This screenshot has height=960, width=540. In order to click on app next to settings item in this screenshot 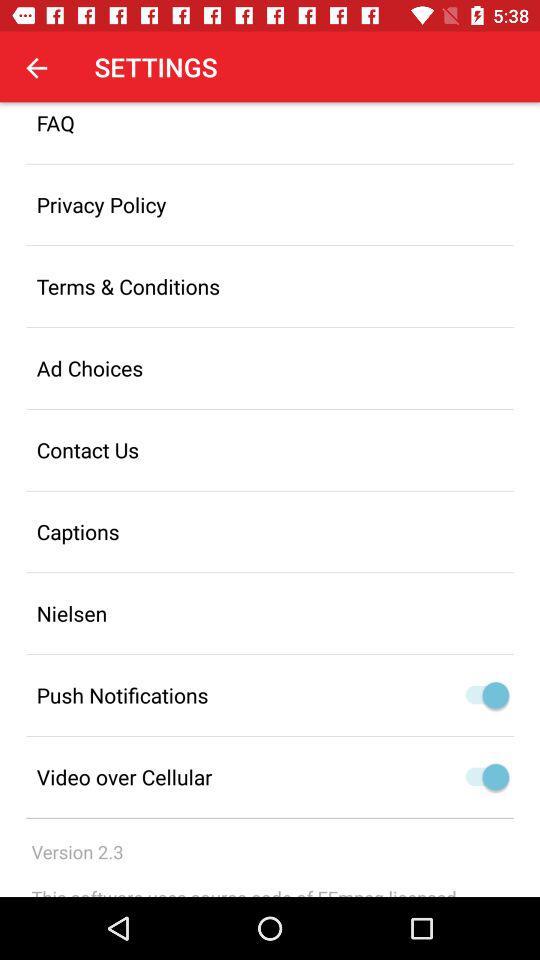, I will do `click(36, 67)`.